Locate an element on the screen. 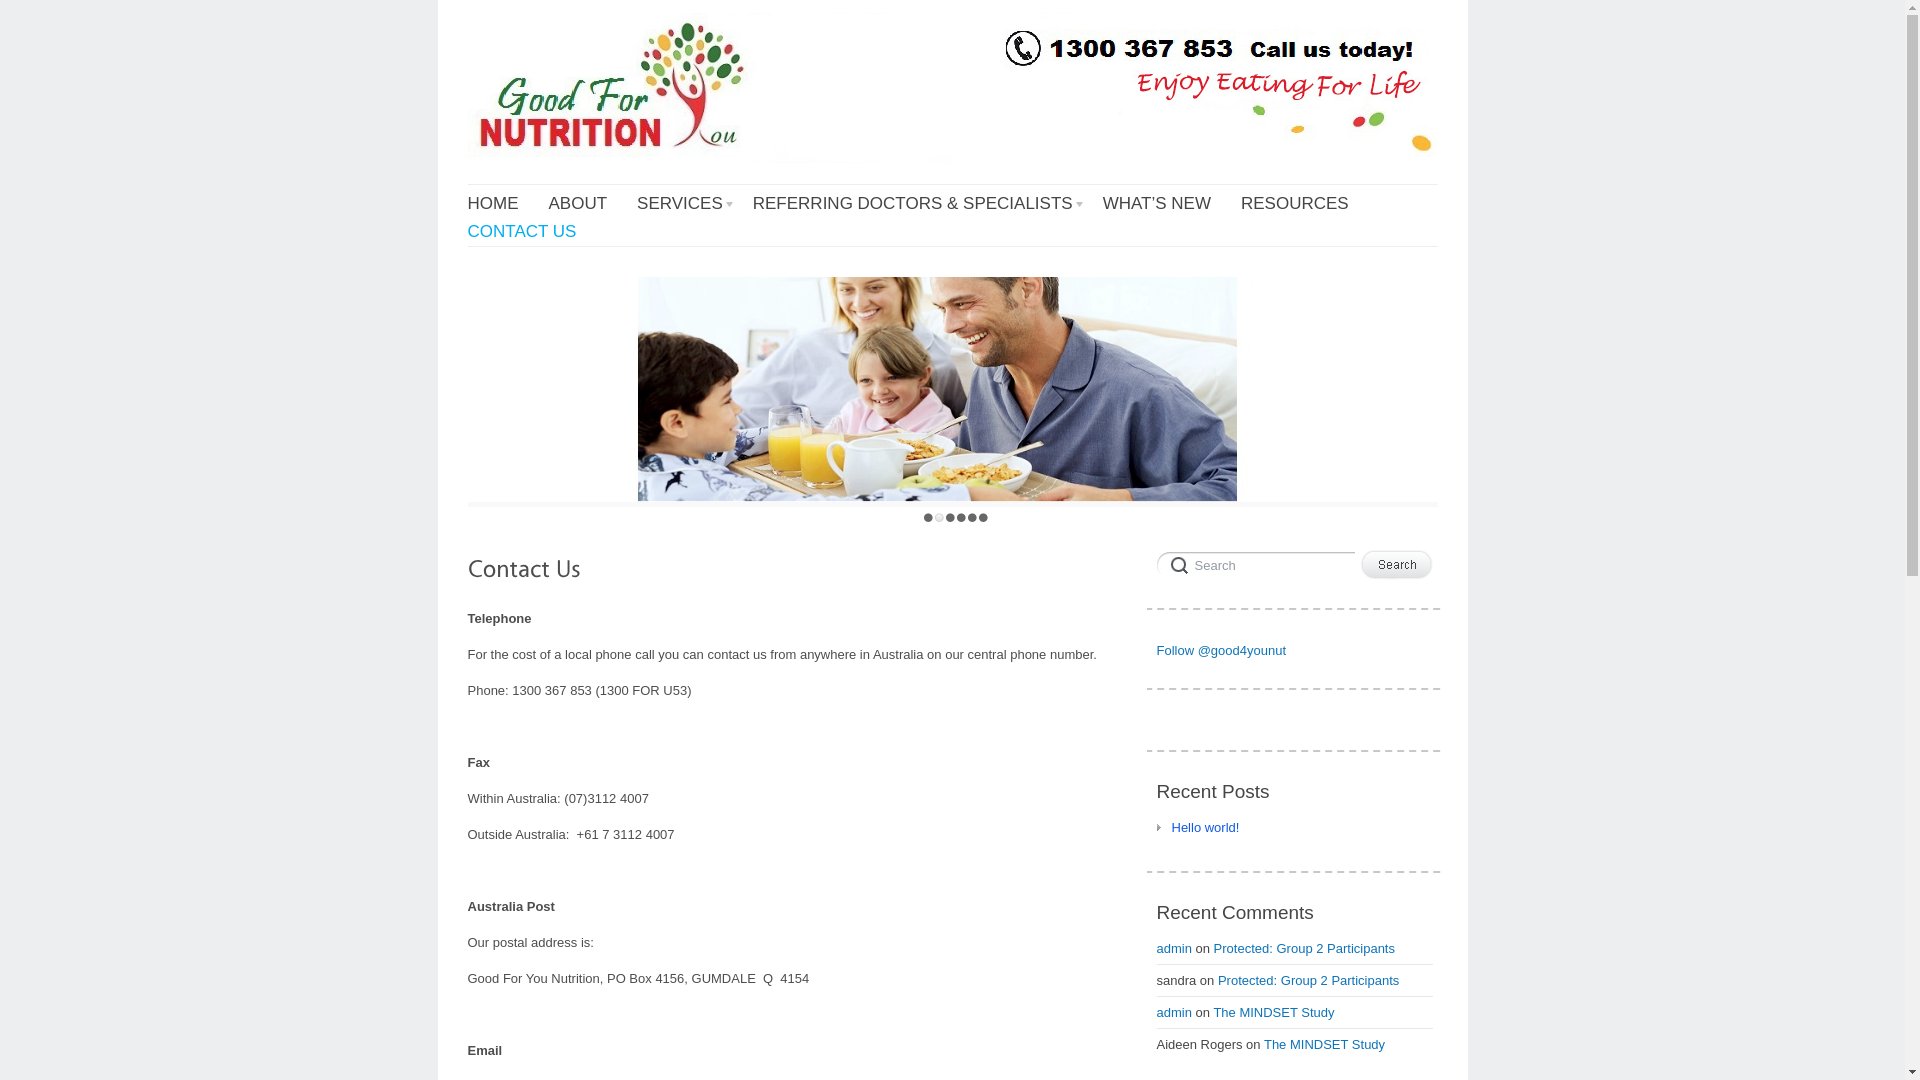 The image size is (1920, 1080). 'admin' is located at coordinates (1173, 947).